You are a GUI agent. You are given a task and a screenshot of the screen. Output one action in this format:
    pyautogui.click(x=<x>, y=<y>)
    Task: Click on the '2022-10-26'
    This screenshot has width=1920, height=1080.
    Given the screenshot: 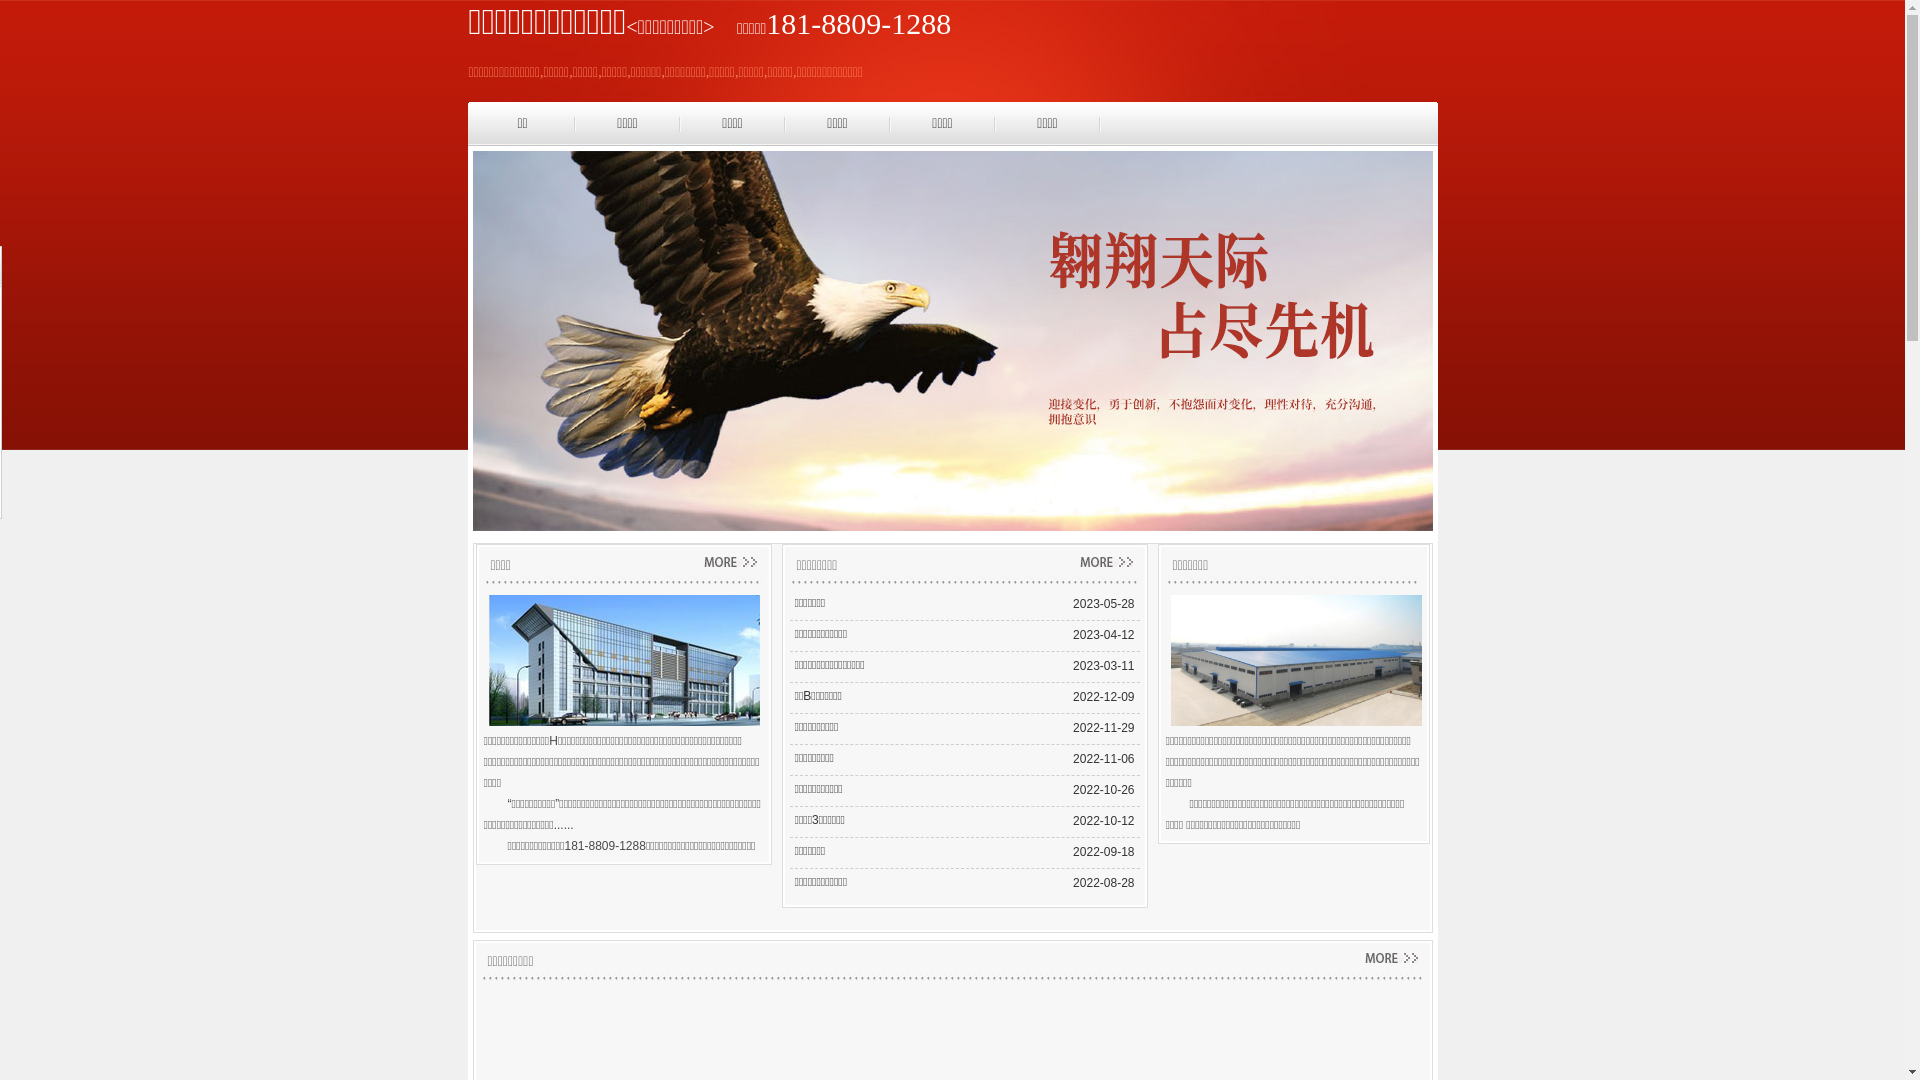 What is the action you would take?
    pyautogui.click(x=1102, y=789)
    